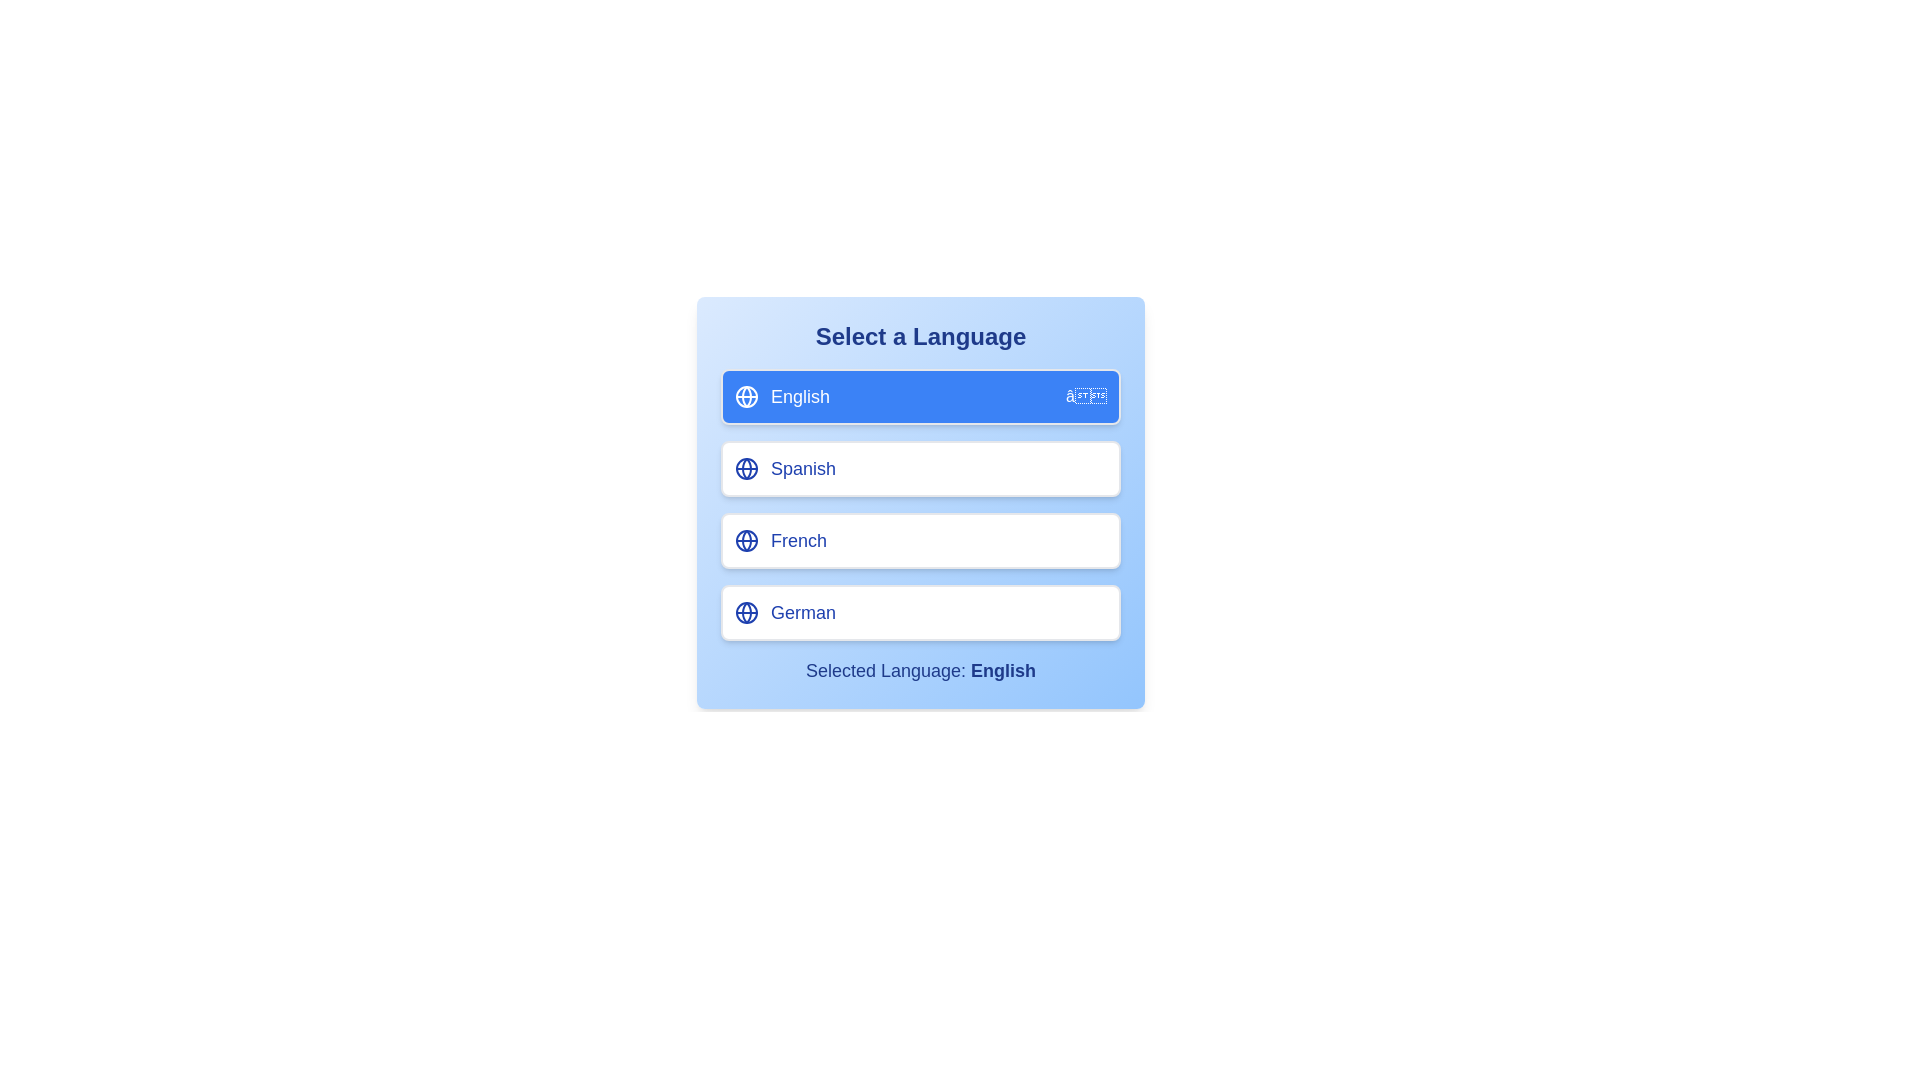 The width and height of the screenshot is (1920, 1080). I want to click on text label that displays the currently selected language, confirming the user's choice, so click(920, 671).